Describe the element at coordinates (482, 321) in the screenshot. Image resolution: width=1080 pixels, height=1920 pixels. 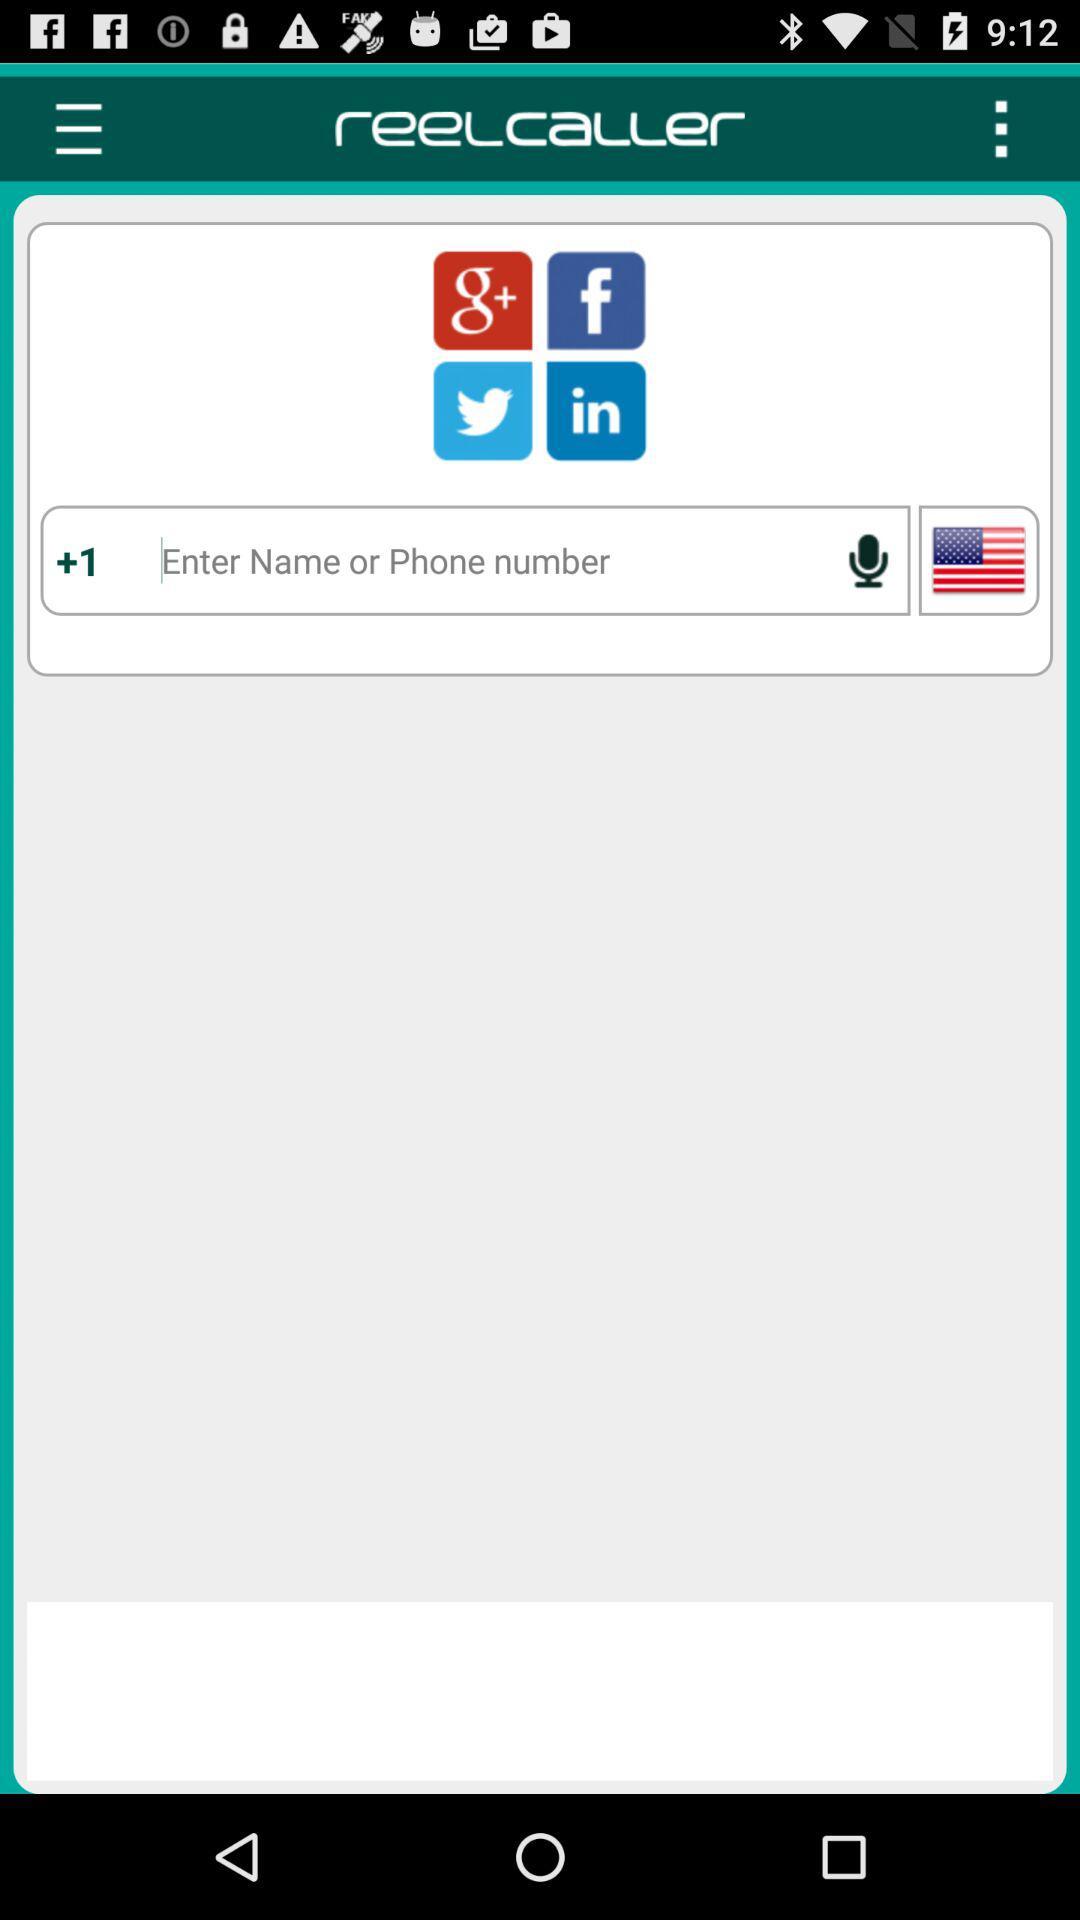
I see `the follow icon` at that location.